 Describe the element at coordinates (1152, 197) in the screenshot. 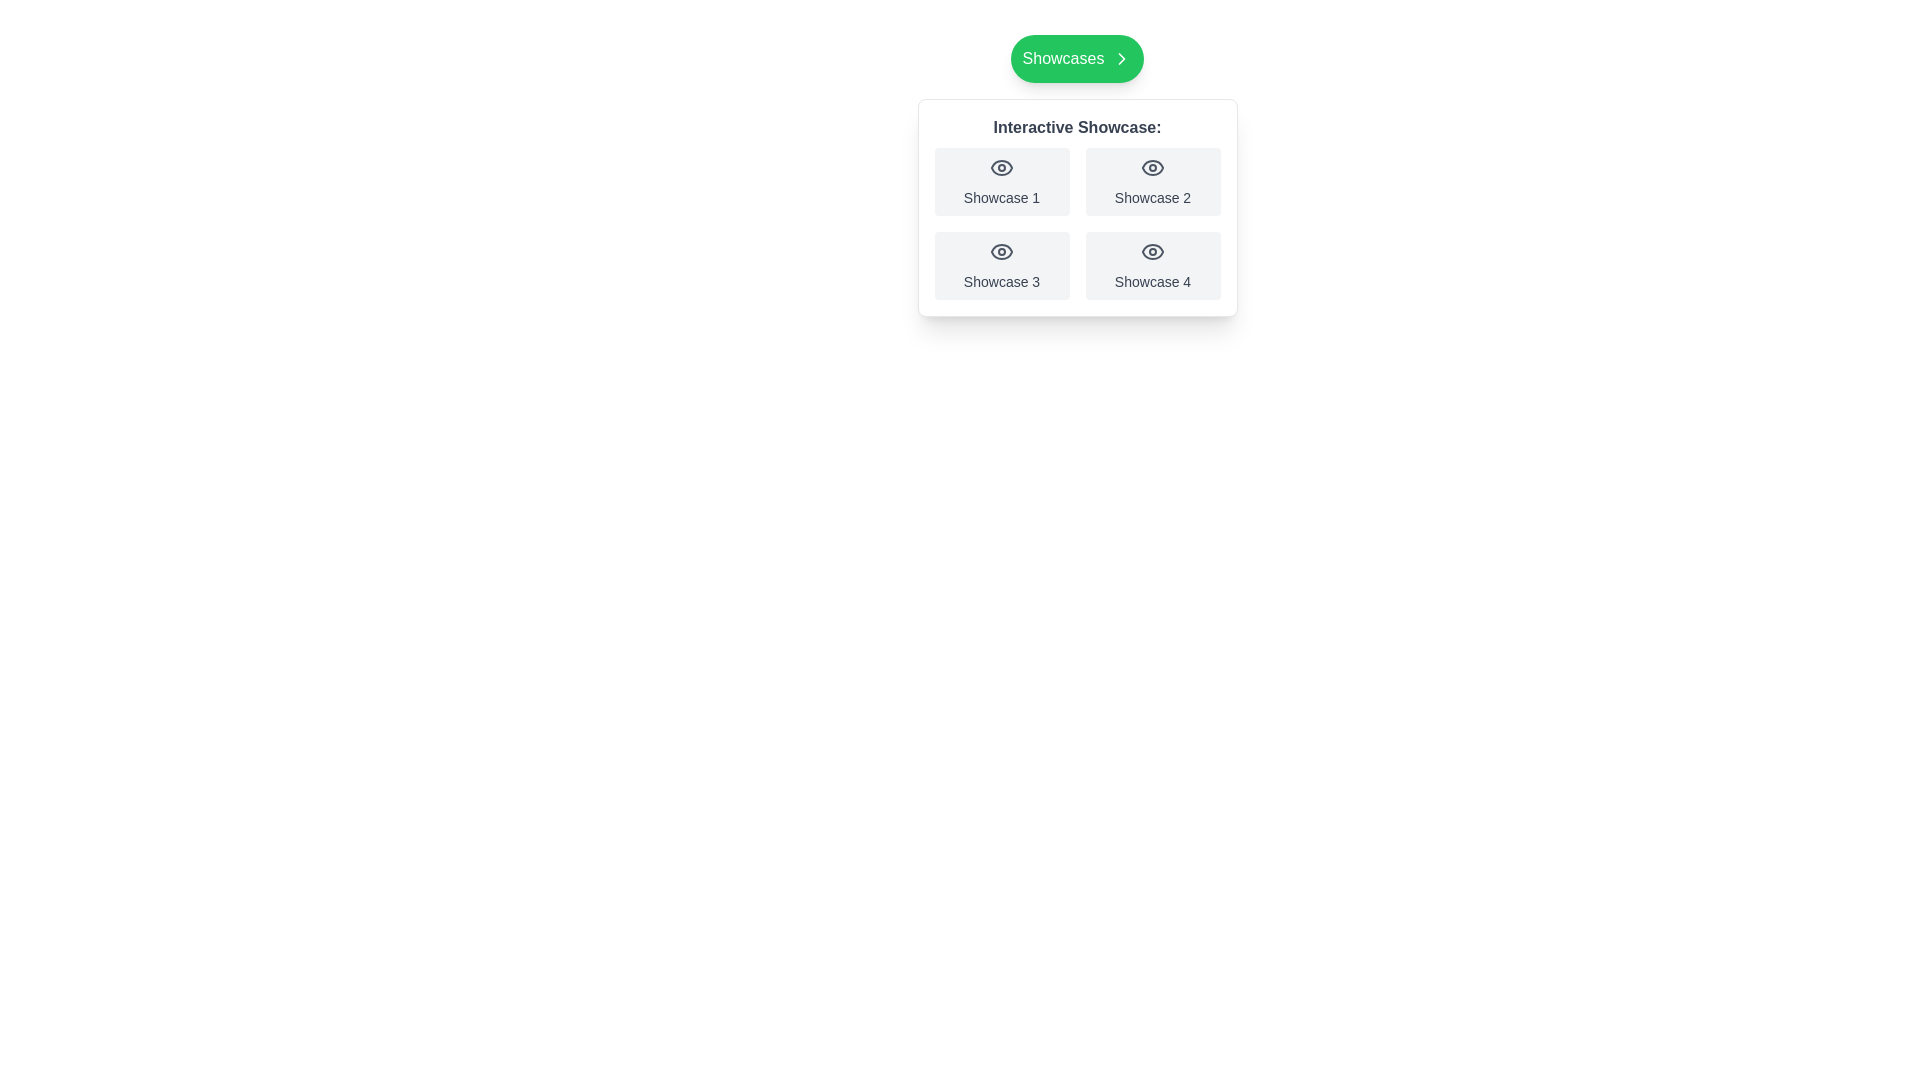

I see `the Text label located in the top-right cell under the header 'Interactive Showcase', which provides recognizable information about the feature represented by the eye-like icon above it` at that location.